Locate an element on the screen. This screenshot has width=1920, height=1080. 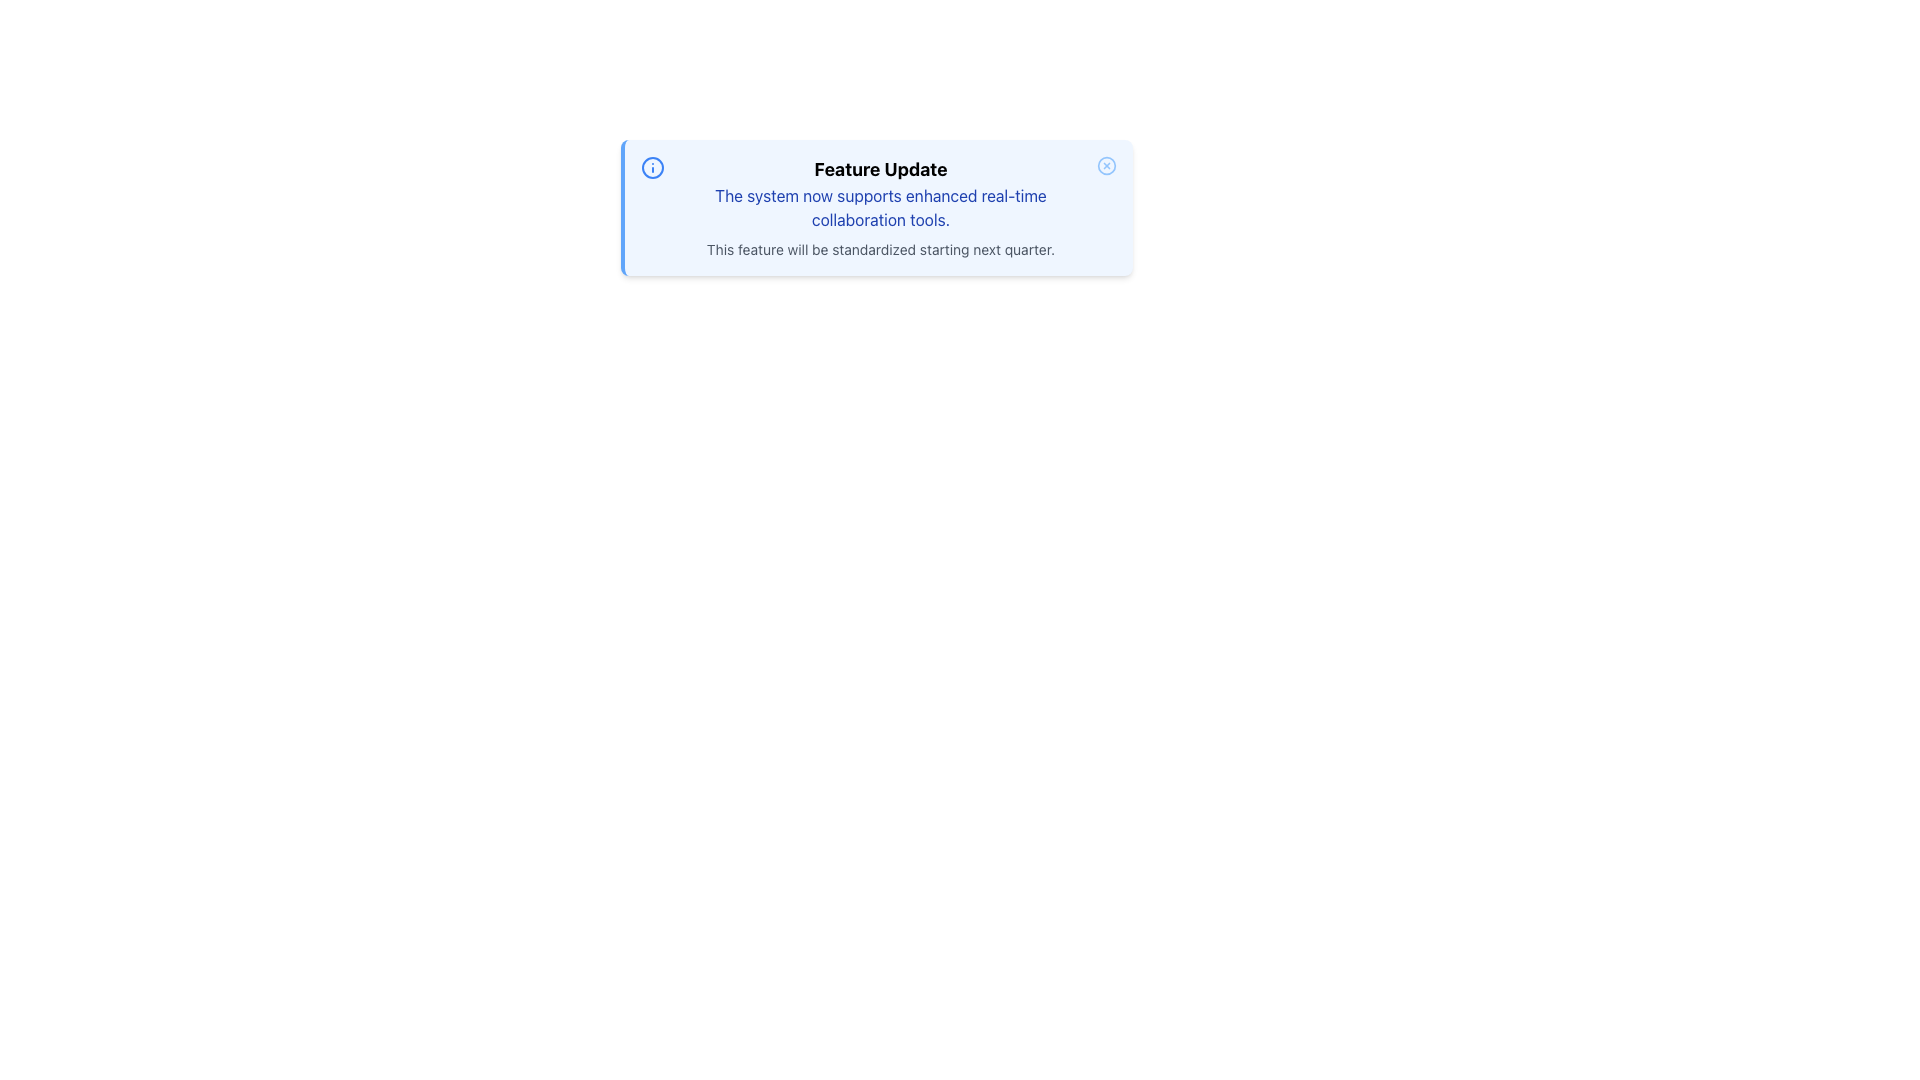
the icon located at the top-left corner of the notification box titled 'Feature Update', which visually identifies the type of information it contains is located at coordinates (652, 167).